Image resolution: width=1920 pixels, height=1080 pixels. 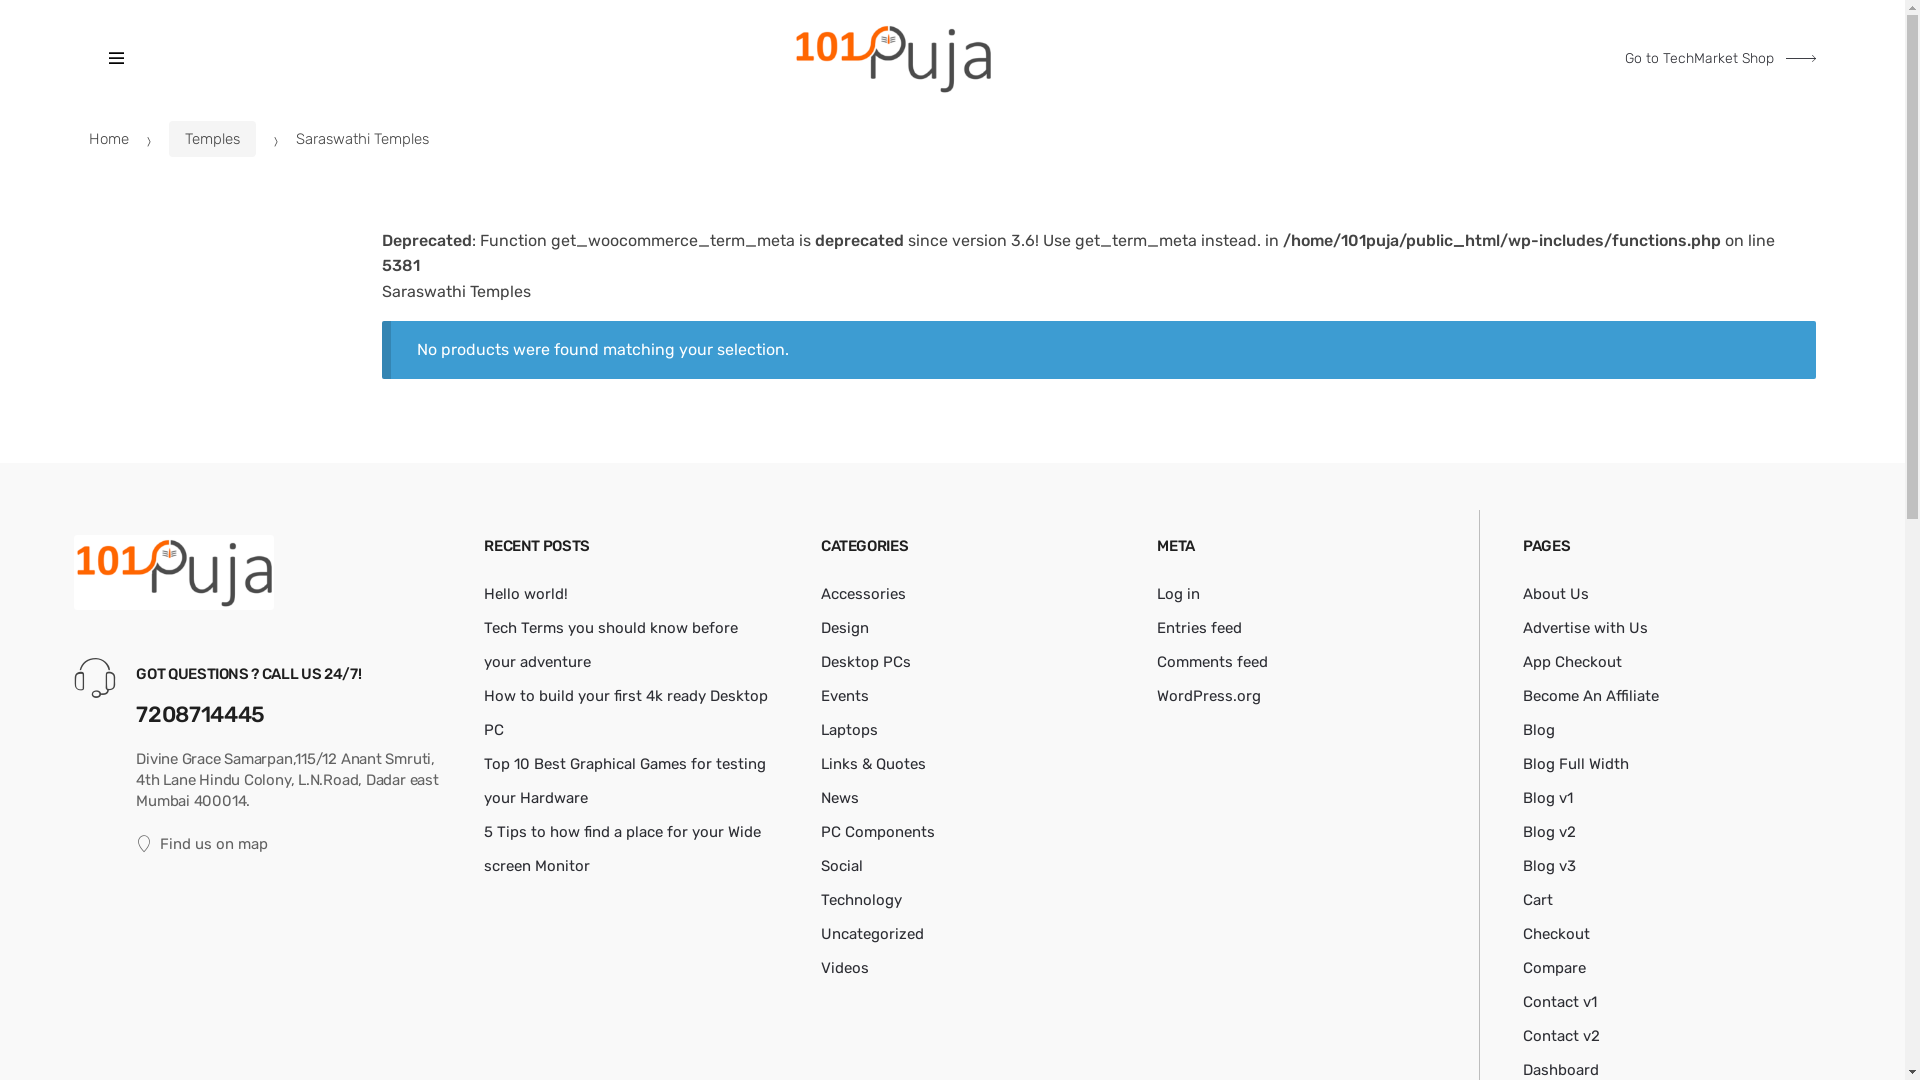 I want to click on 'Compare', so click(x=1553, y=967).